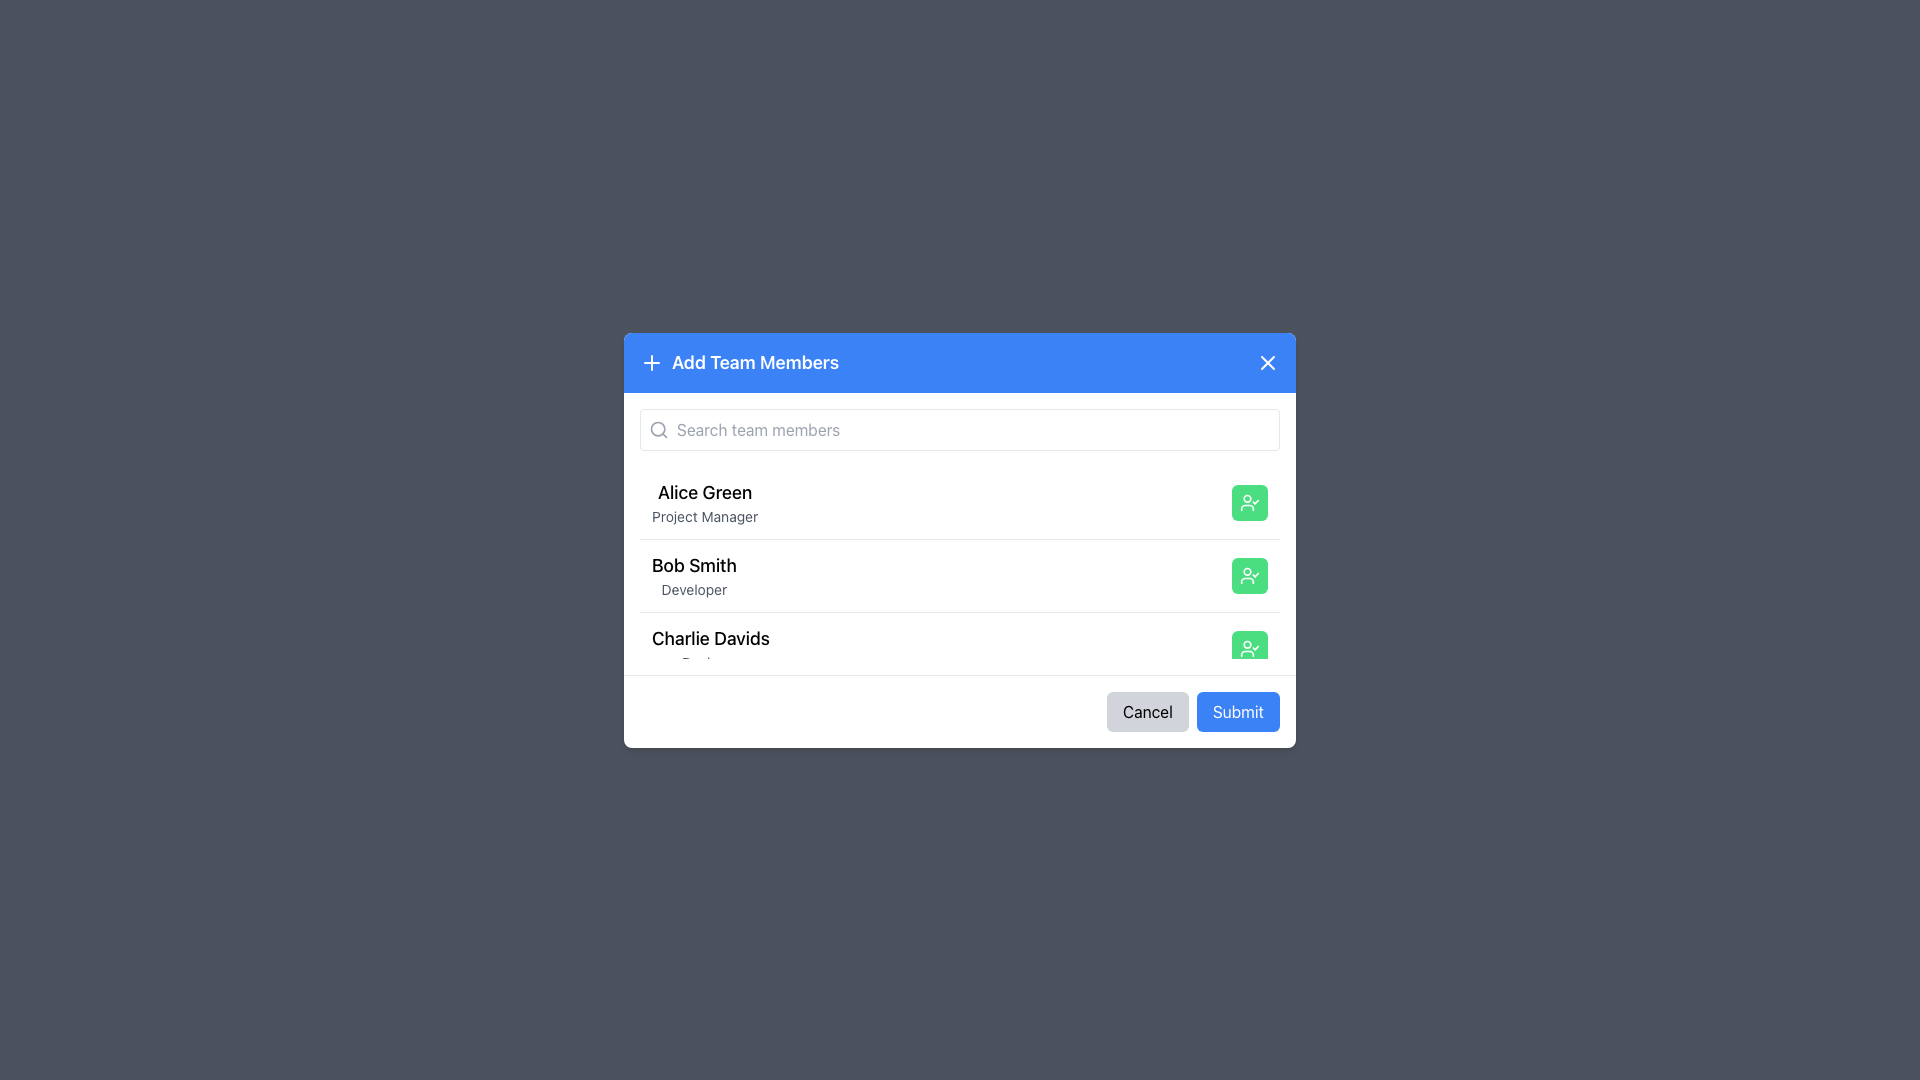  I want to click on the text block that displays the name and role of a team member, which is the first item in the team member list below the search bar, so click(705, 501).